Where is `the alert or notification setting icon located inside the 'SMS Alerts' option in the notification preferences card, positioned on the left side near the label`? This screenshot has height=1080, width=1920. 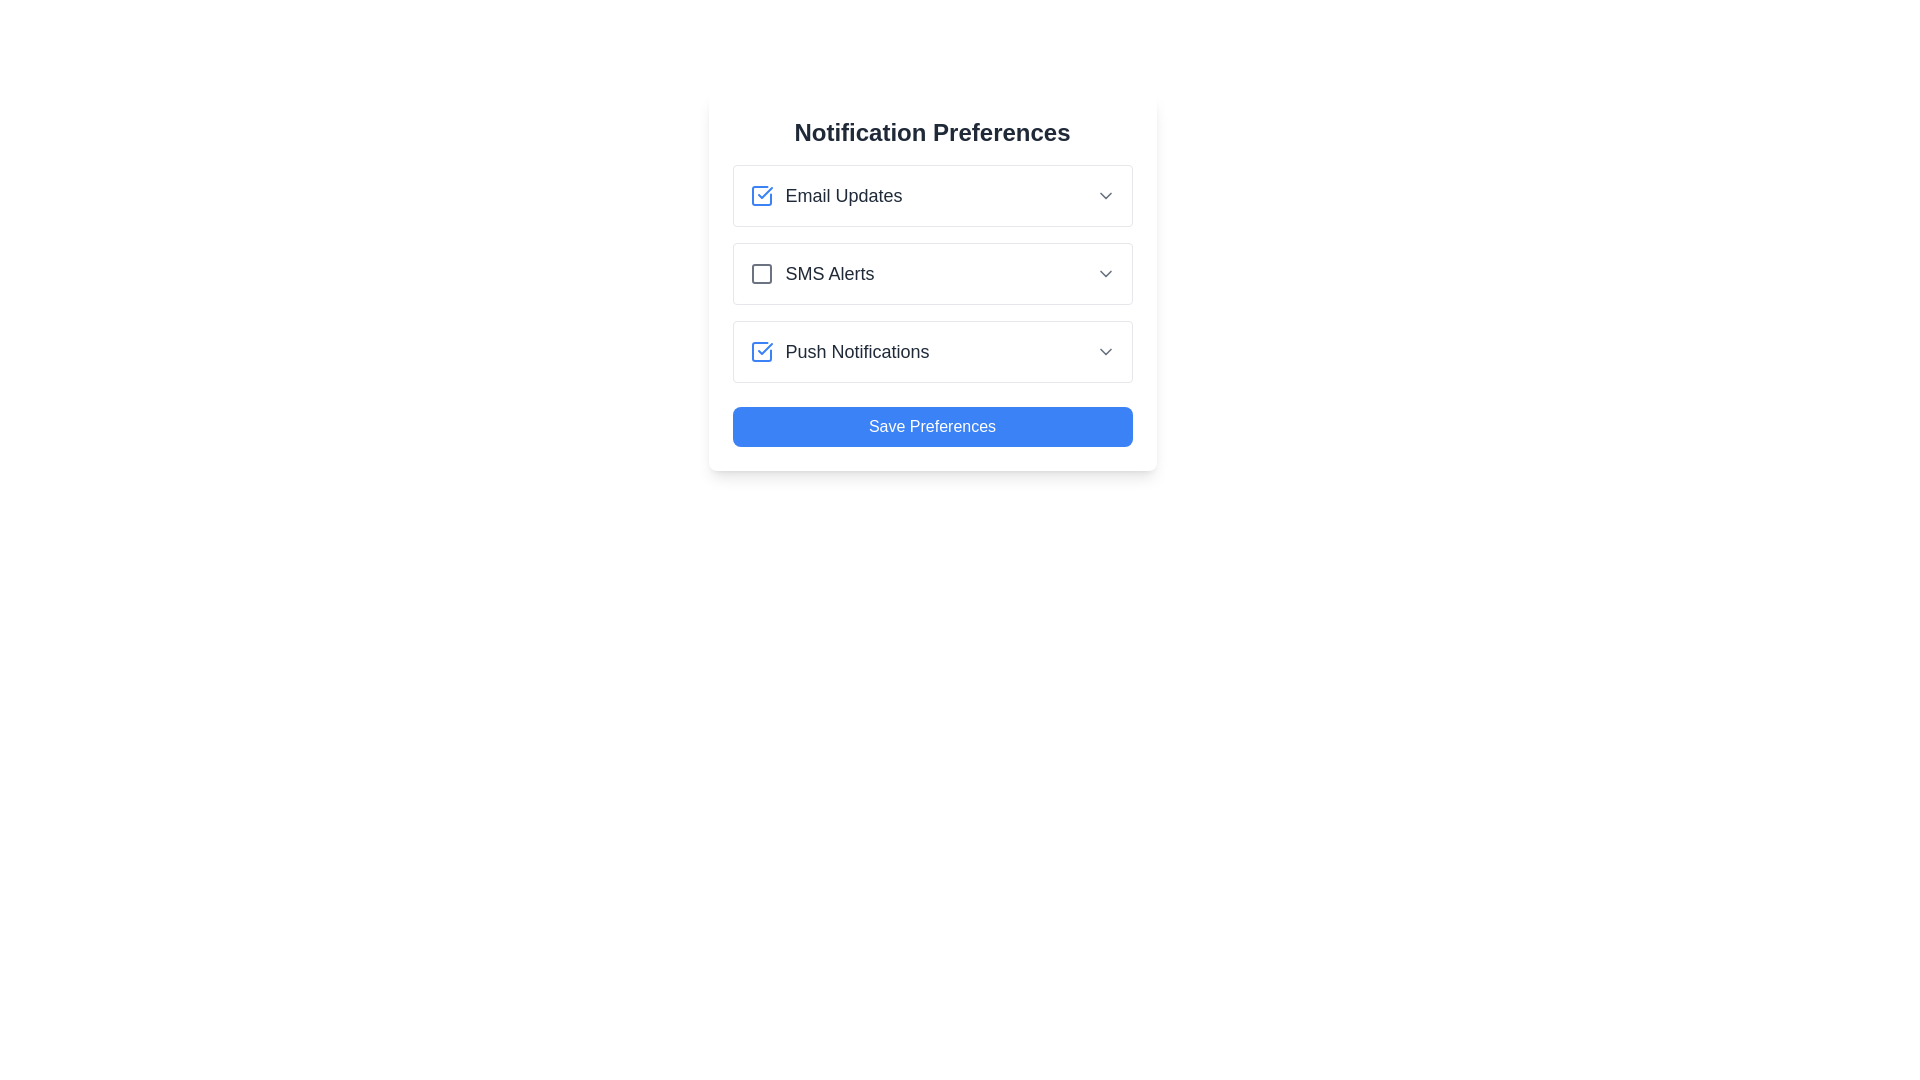
the alert or notification setting icon located inside the 'SMS Alerts' option in the notification preferences card, positioned on the left side near the label is located at coordinates (760, 273).